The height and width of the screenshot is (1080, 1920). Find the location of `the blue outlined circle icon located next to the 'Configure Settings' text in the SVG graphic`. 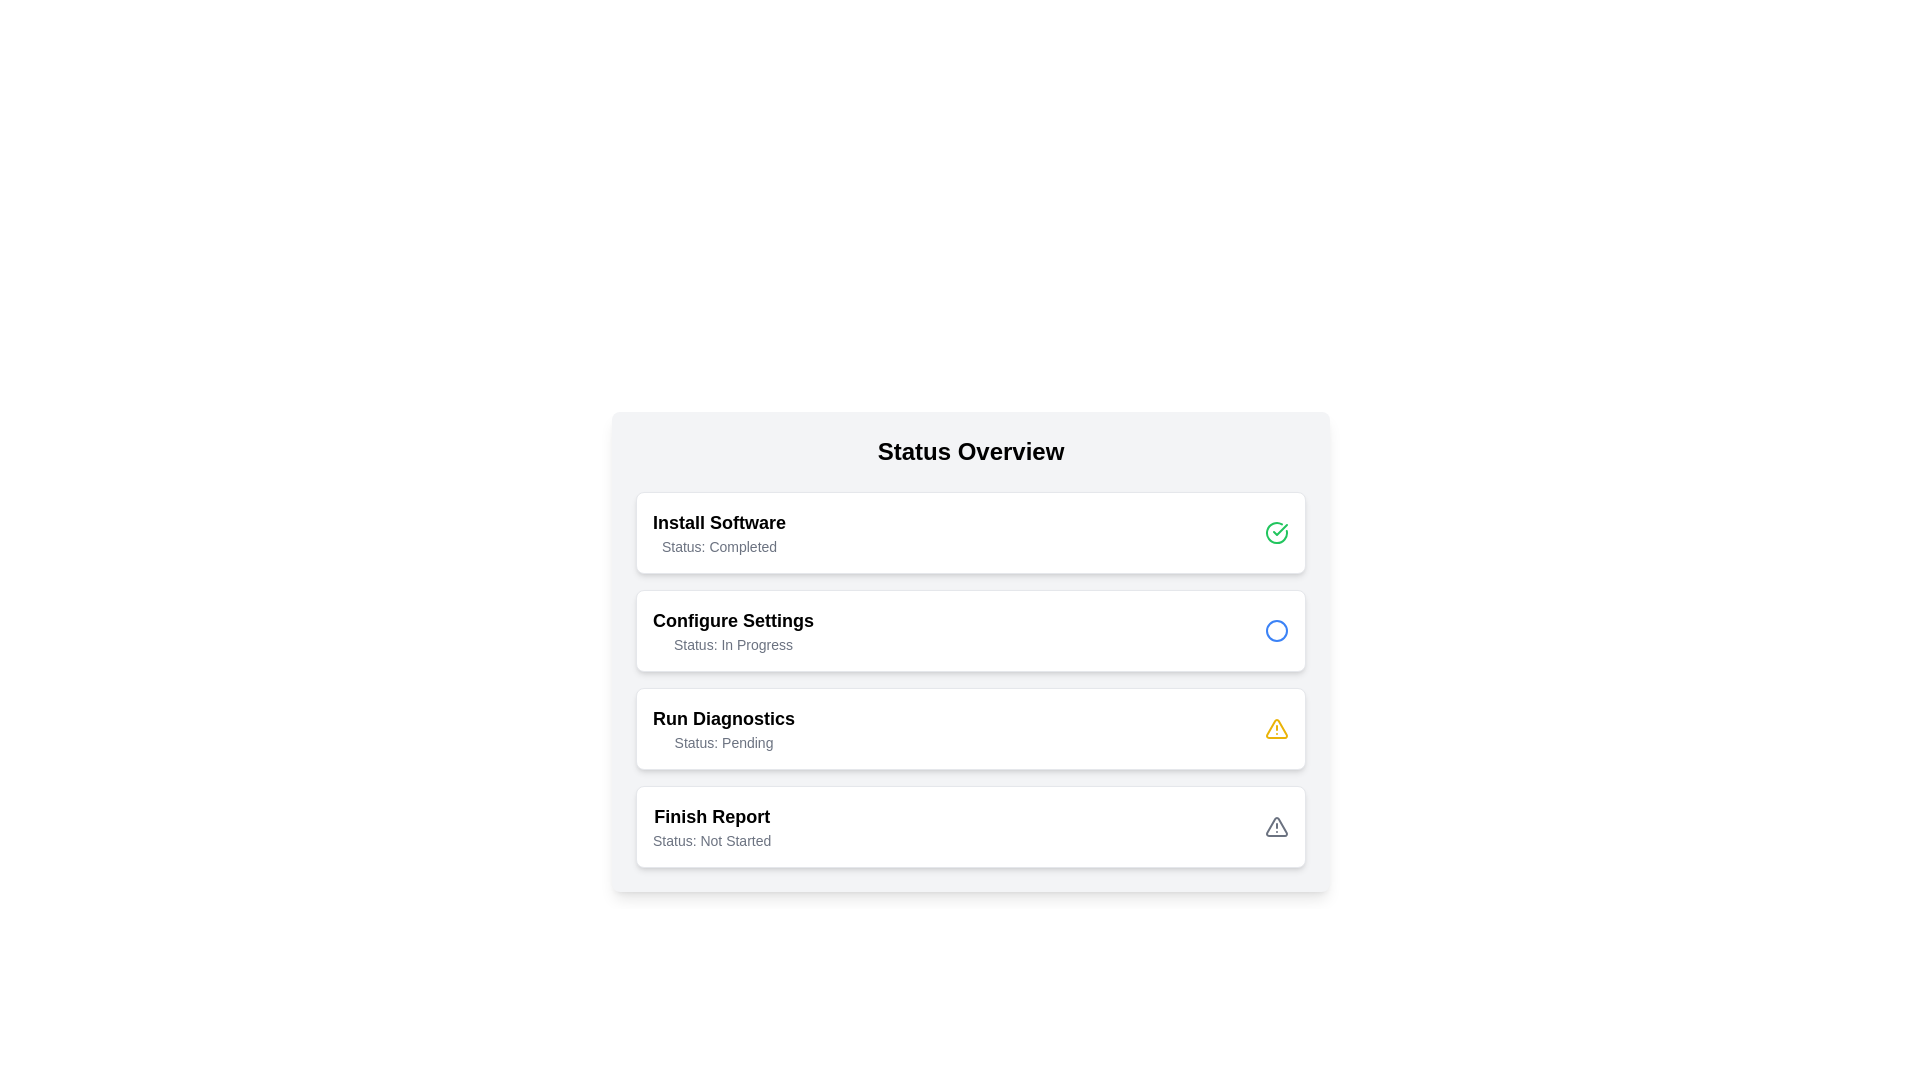

the blue outlined circle icon located next to the 'Configure Settings' text in the SVG graphic is located at coordinates (1275, 631).